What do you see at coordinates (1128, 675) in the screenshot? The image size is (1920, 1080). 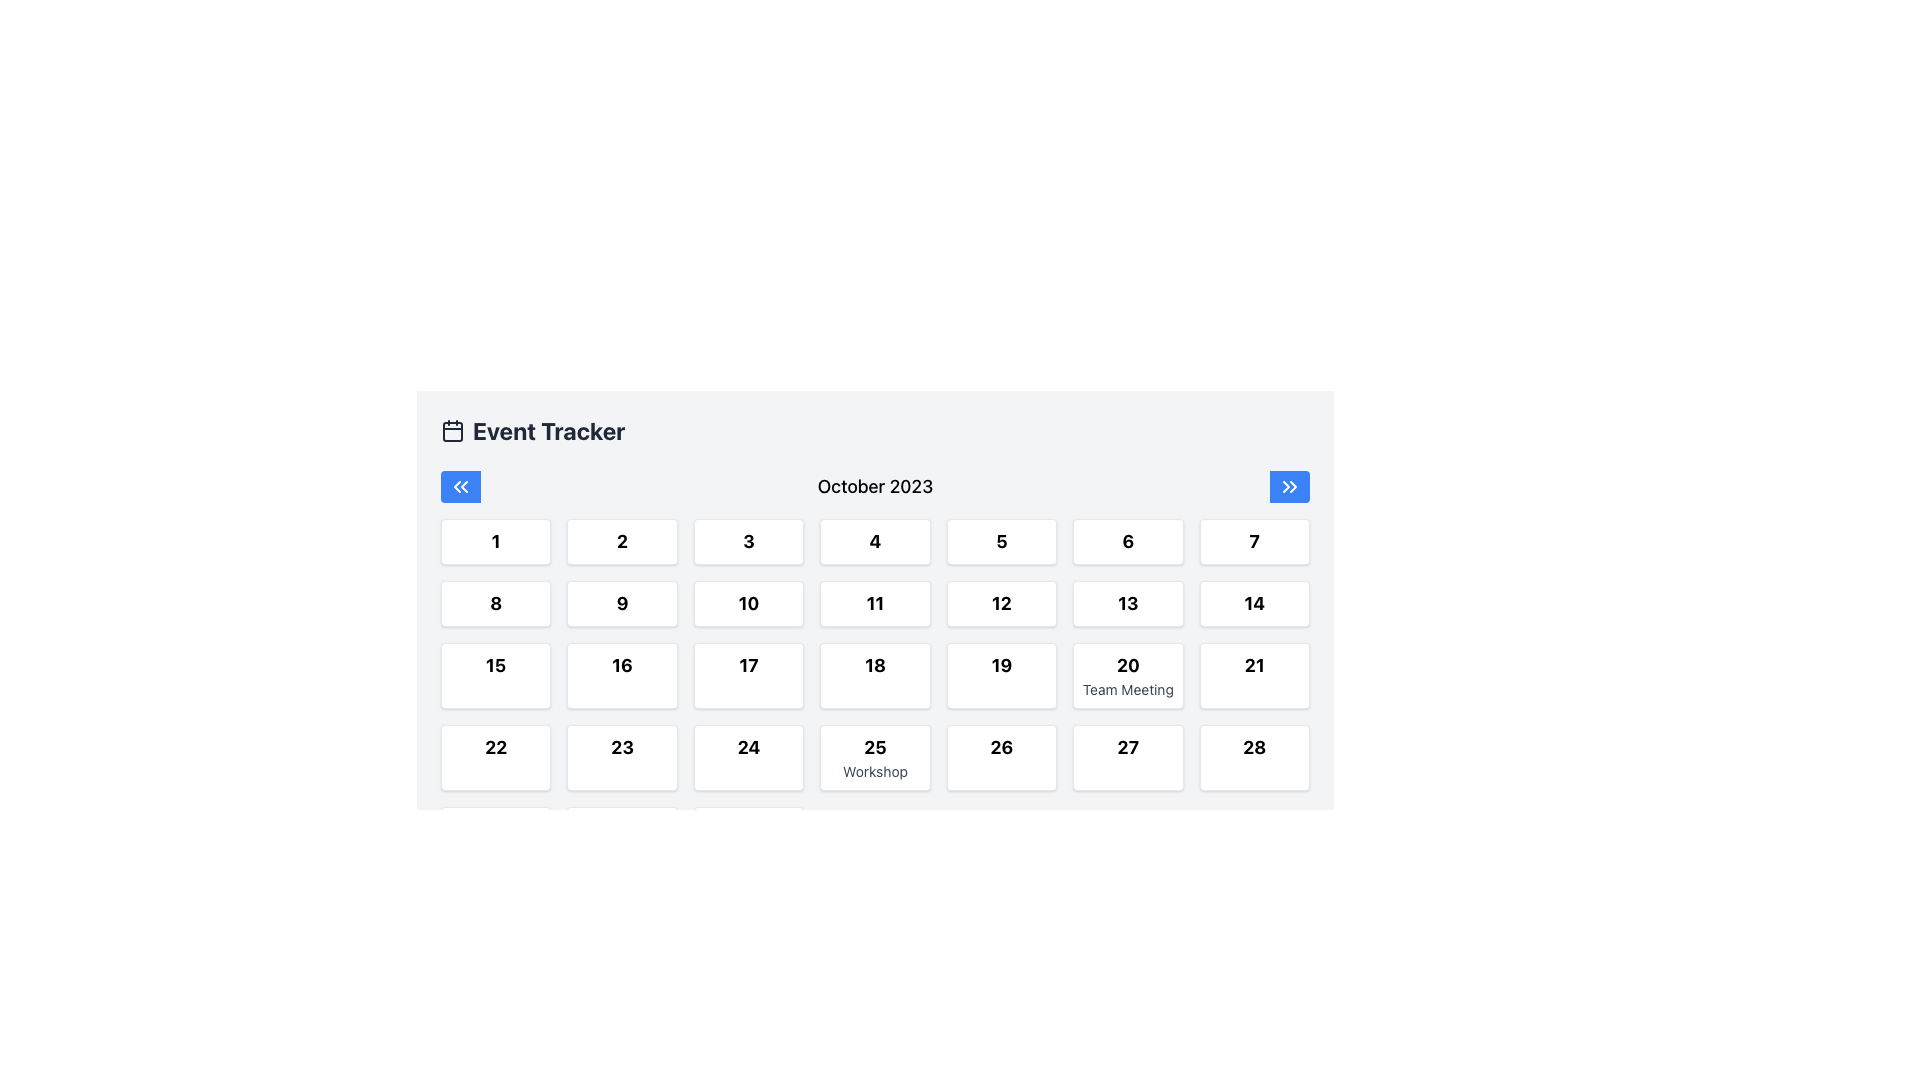 I see `the Date Cell in the third row and sixth column of the calendar grid to interact with potential event details` at bounding box center [1128, 675].